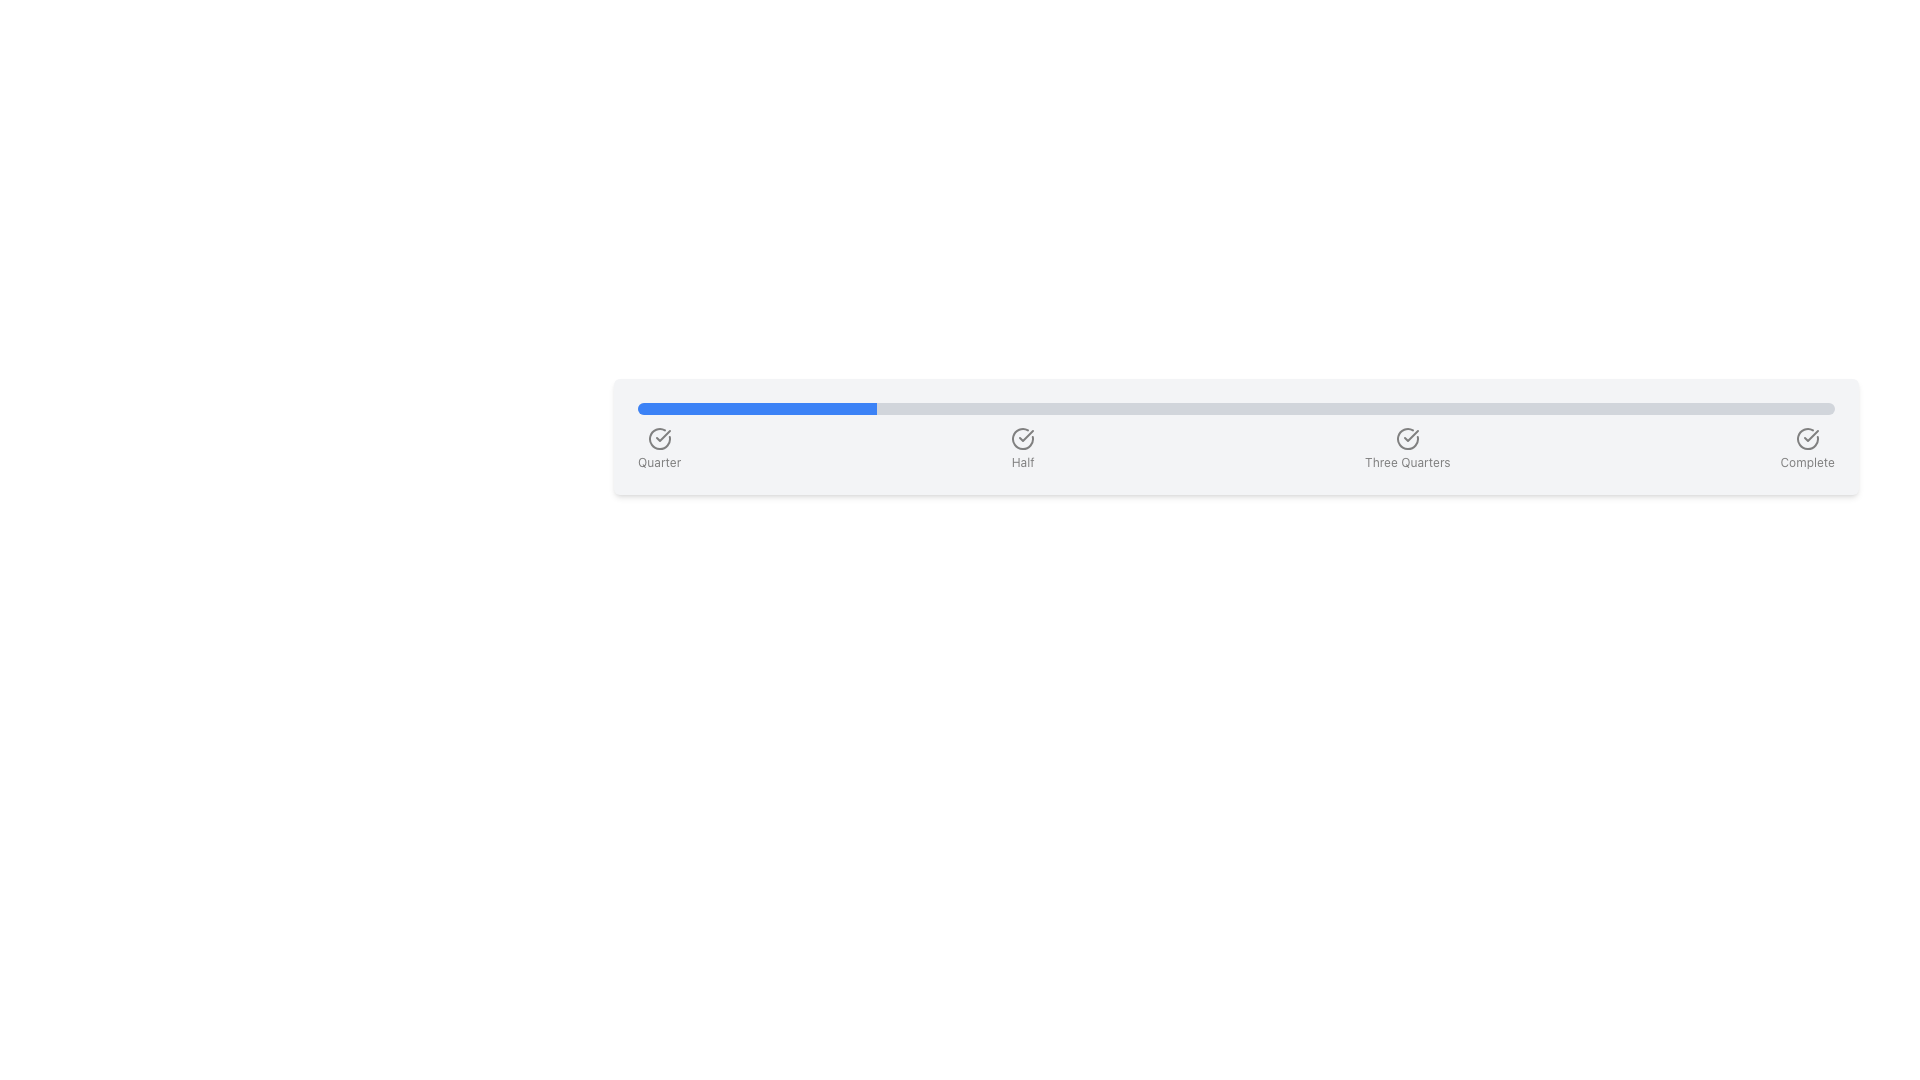 The width and height of the screenshot is (1920, 1080). Describe the element at coordinates (1406, 438) in the screenshot. I see `the left arc of the SVG icon representing the 'Three Quarters' stage in the progress tracker, which is a non-interactive visual component` at that location.